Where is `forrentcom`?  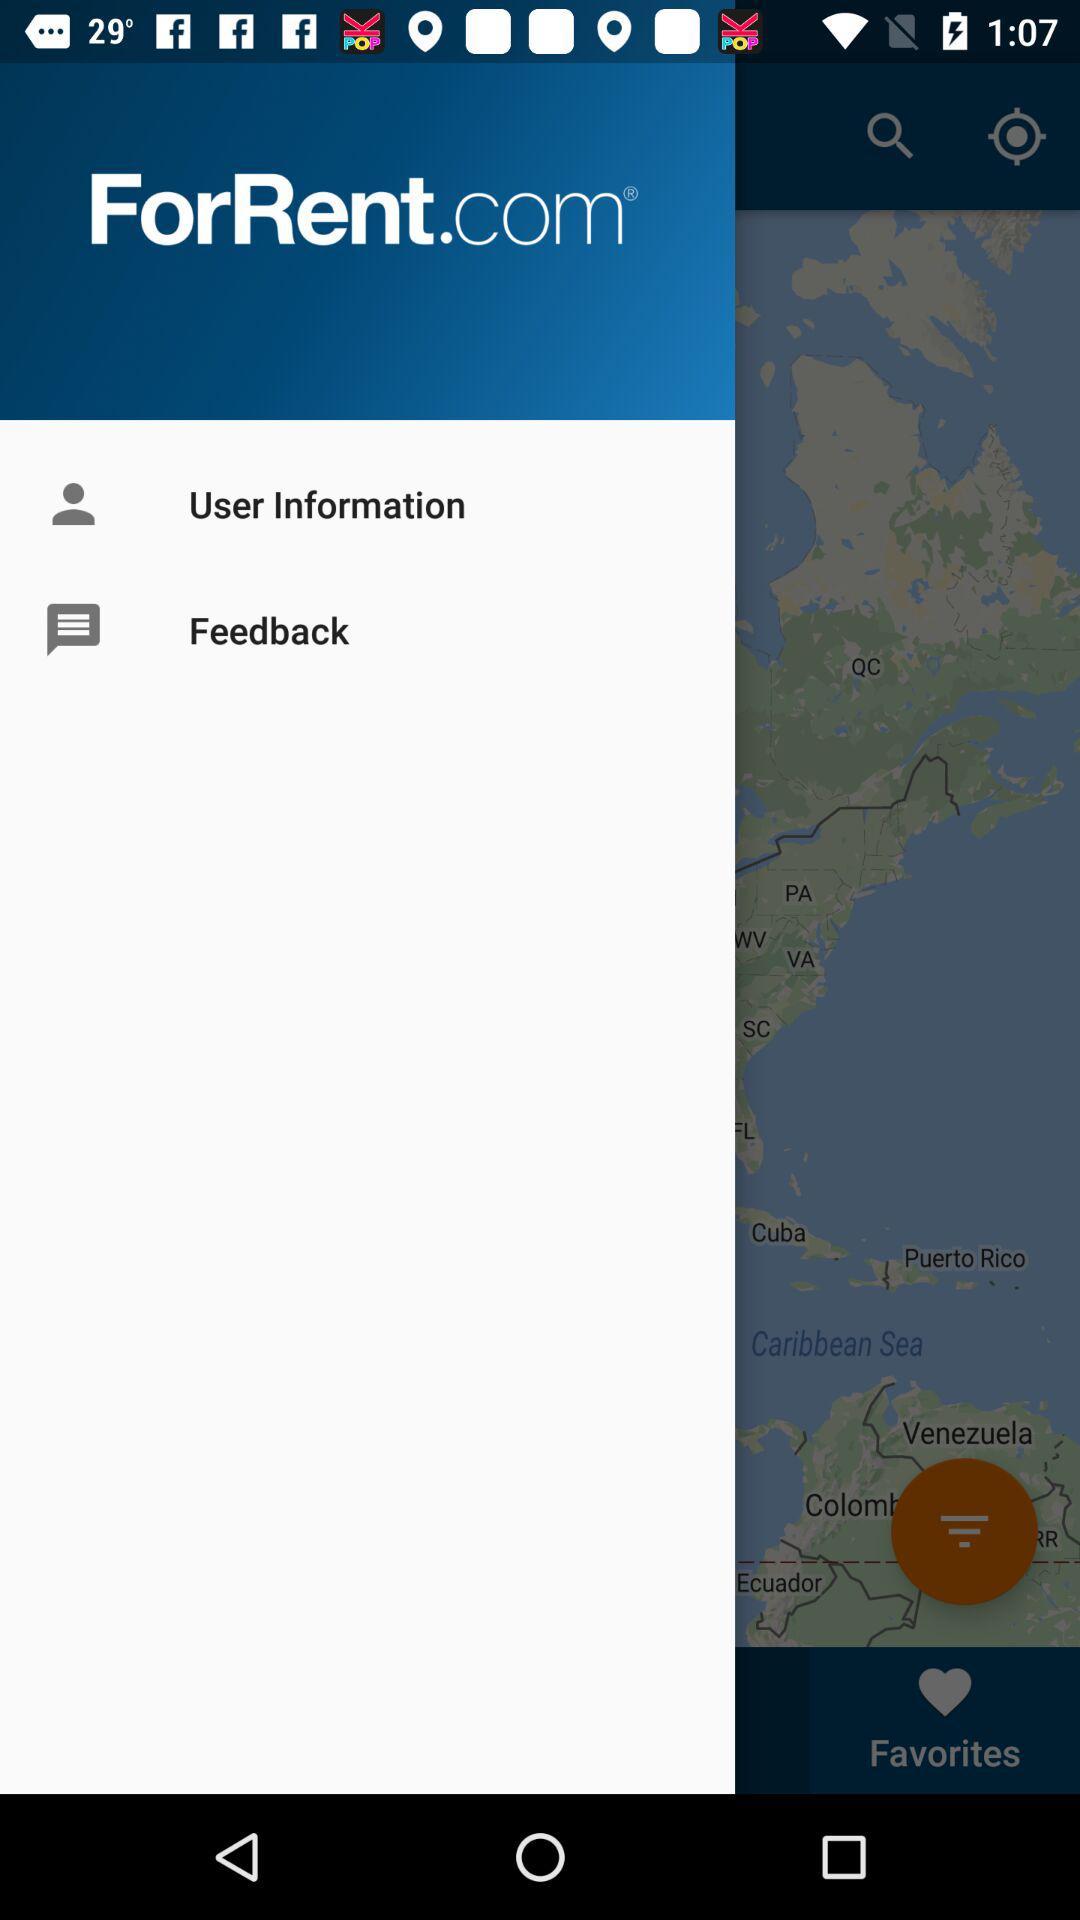 forrentcom is located at coordinates (367, 210).